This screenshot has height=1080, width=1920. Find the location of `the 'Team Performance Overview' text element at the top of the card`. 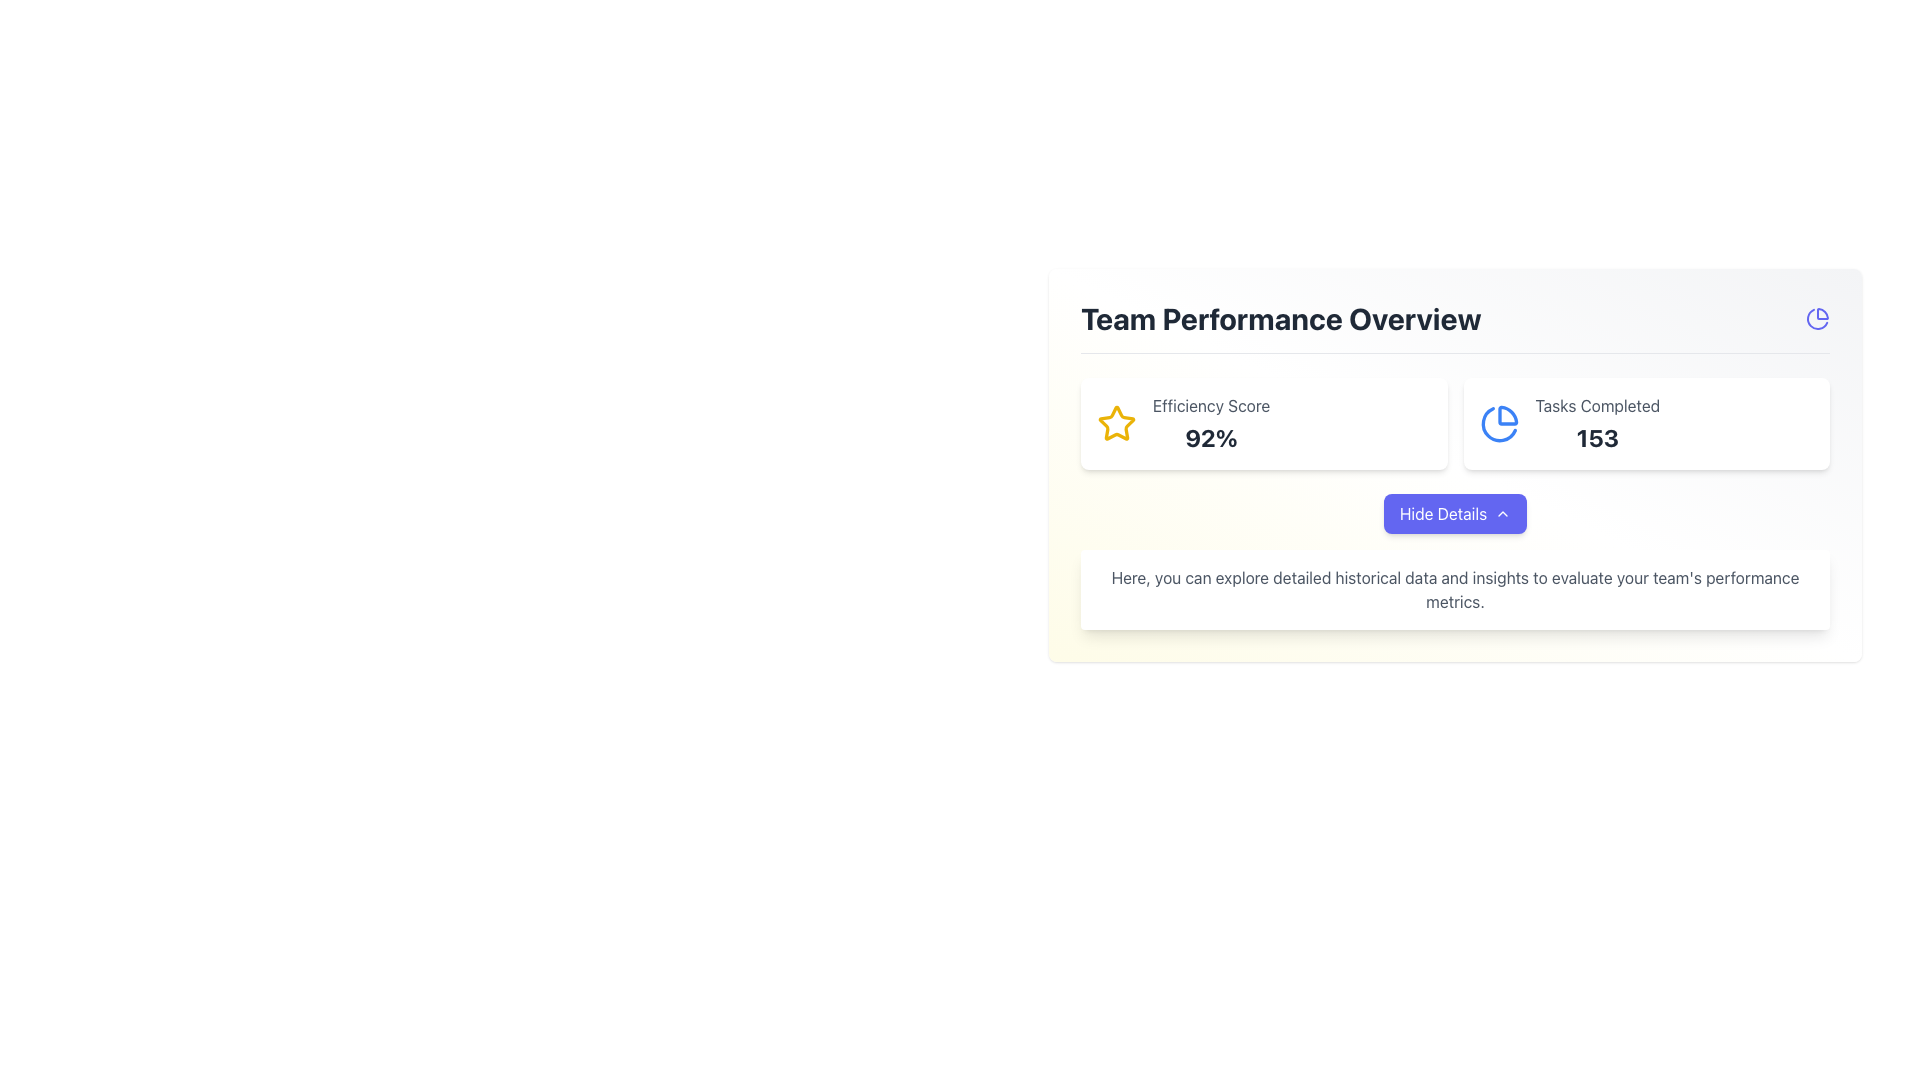

the 'Team Performance Overview' text element at the top of the card is located at coordinates (1455, 326).